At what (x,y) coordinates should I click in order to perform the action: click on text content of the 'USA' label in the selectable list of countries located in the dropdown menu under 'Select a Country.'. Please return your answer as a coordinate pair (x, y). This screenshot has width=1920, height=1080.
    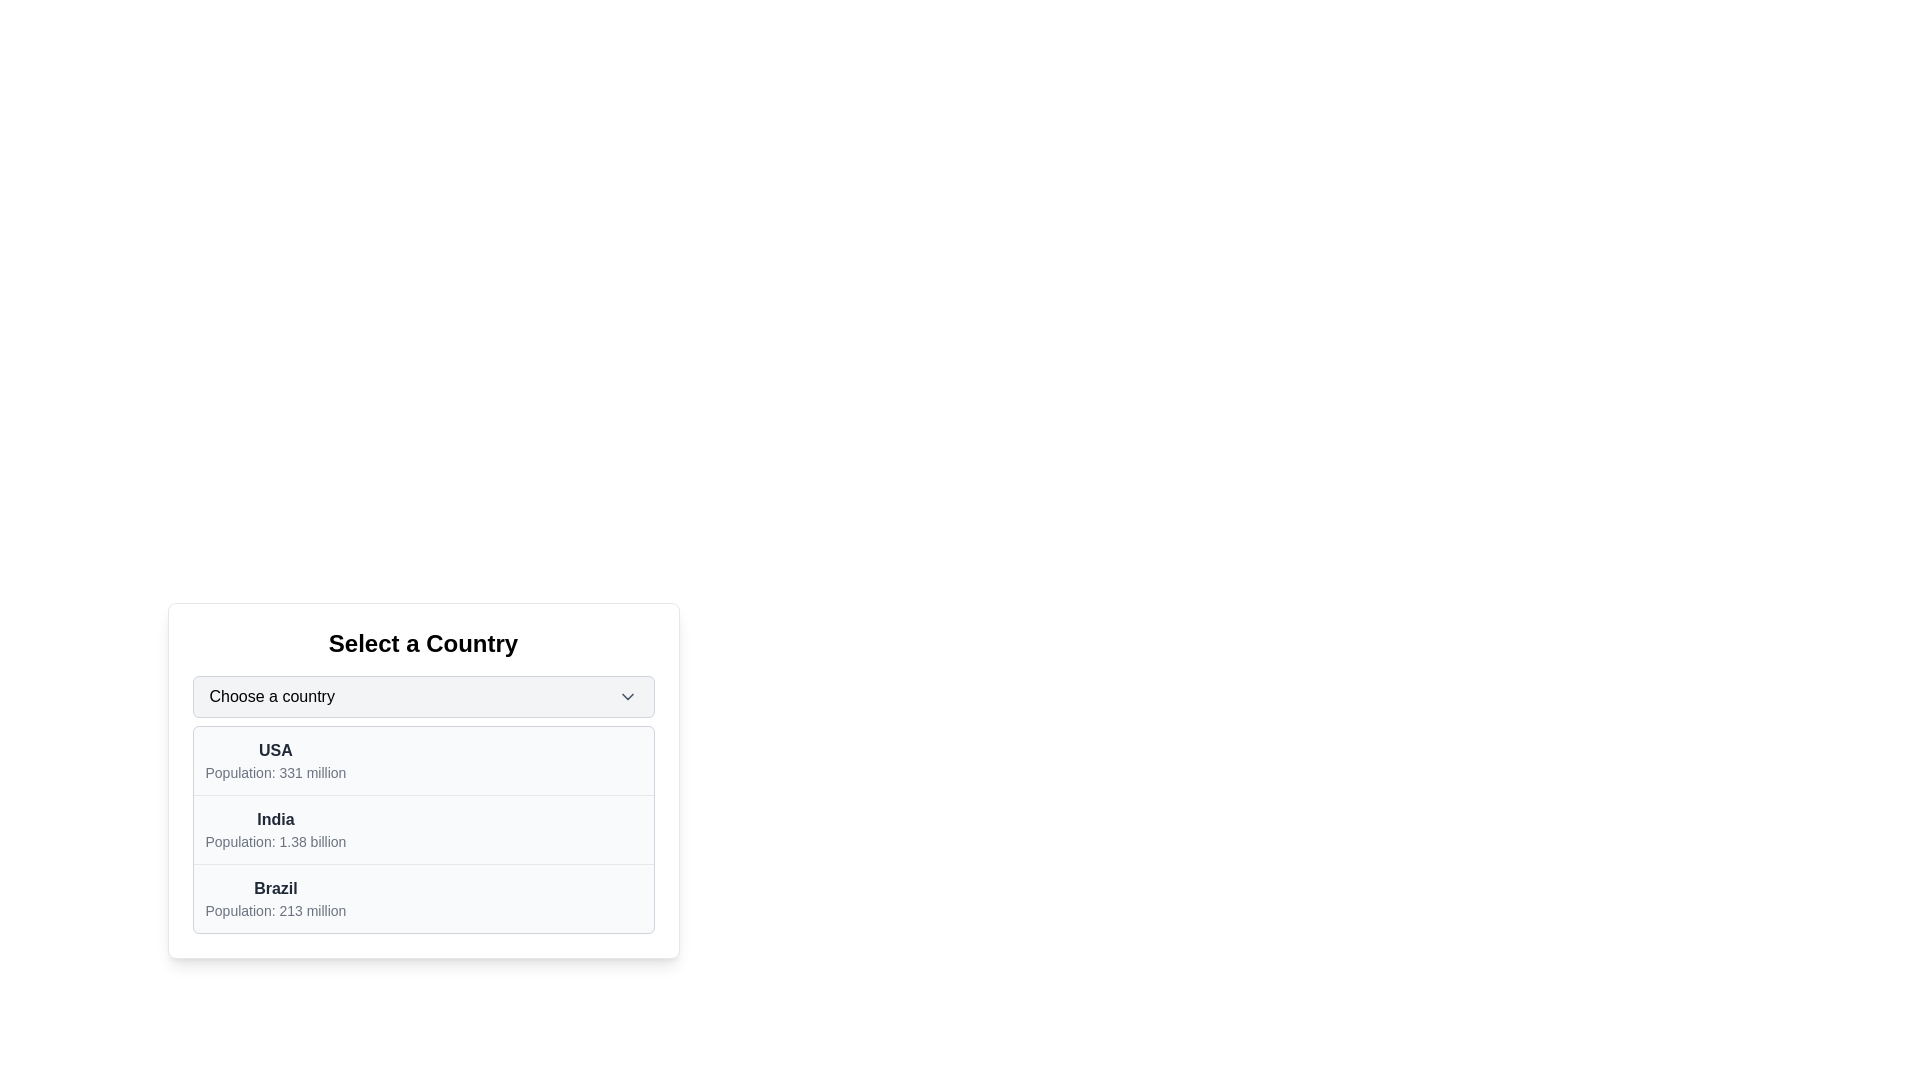
    Looking at the image, I should click on (274, 751).